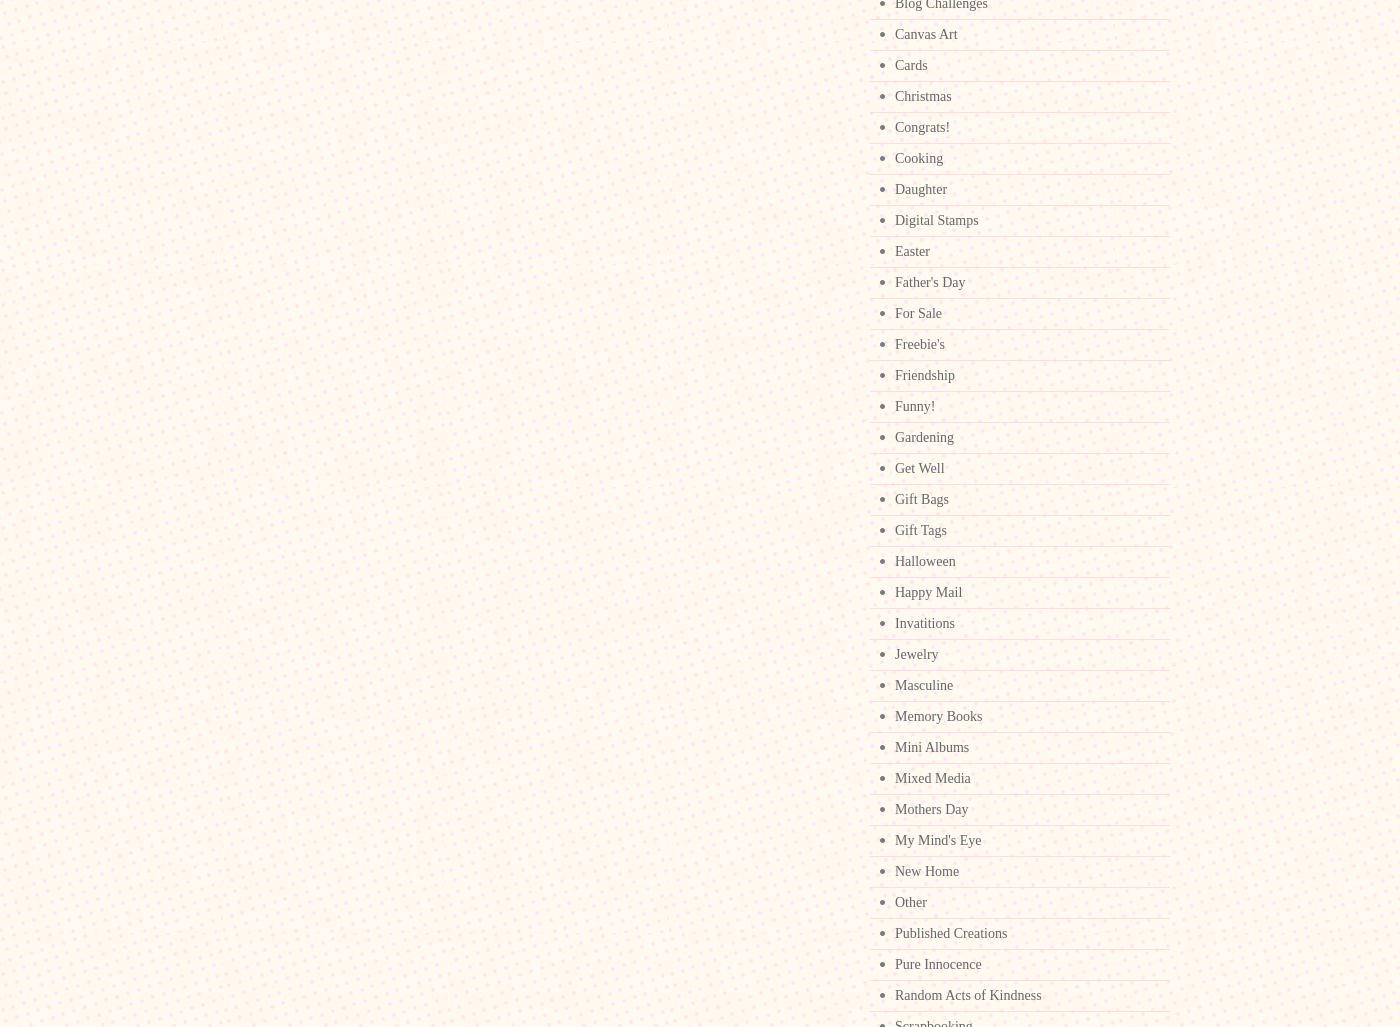 Image resolution: width=1400 pixels, height=1027 pixels. I want to click on 'Published Creations', so click(894, 933).